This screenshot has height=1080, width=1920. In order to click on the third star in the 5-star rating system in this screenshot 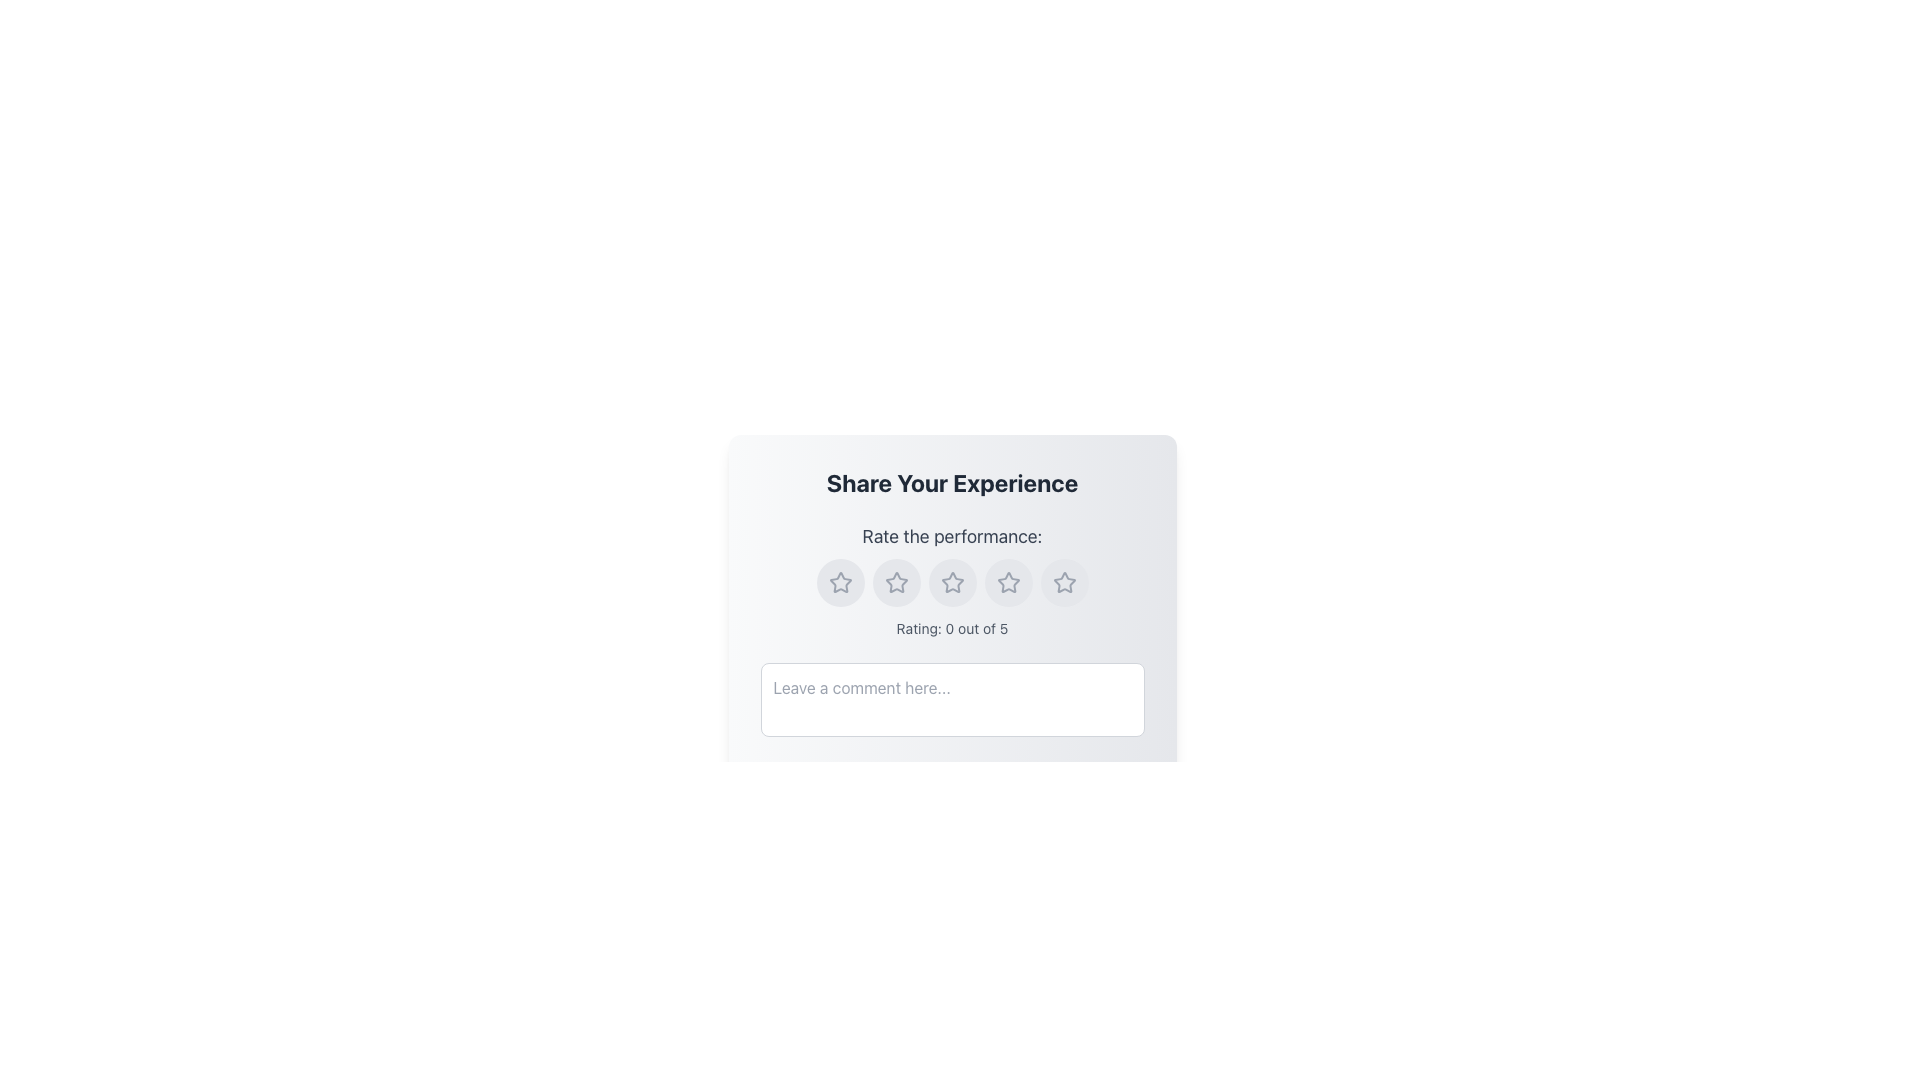, I will do `click(1008, 582)`.